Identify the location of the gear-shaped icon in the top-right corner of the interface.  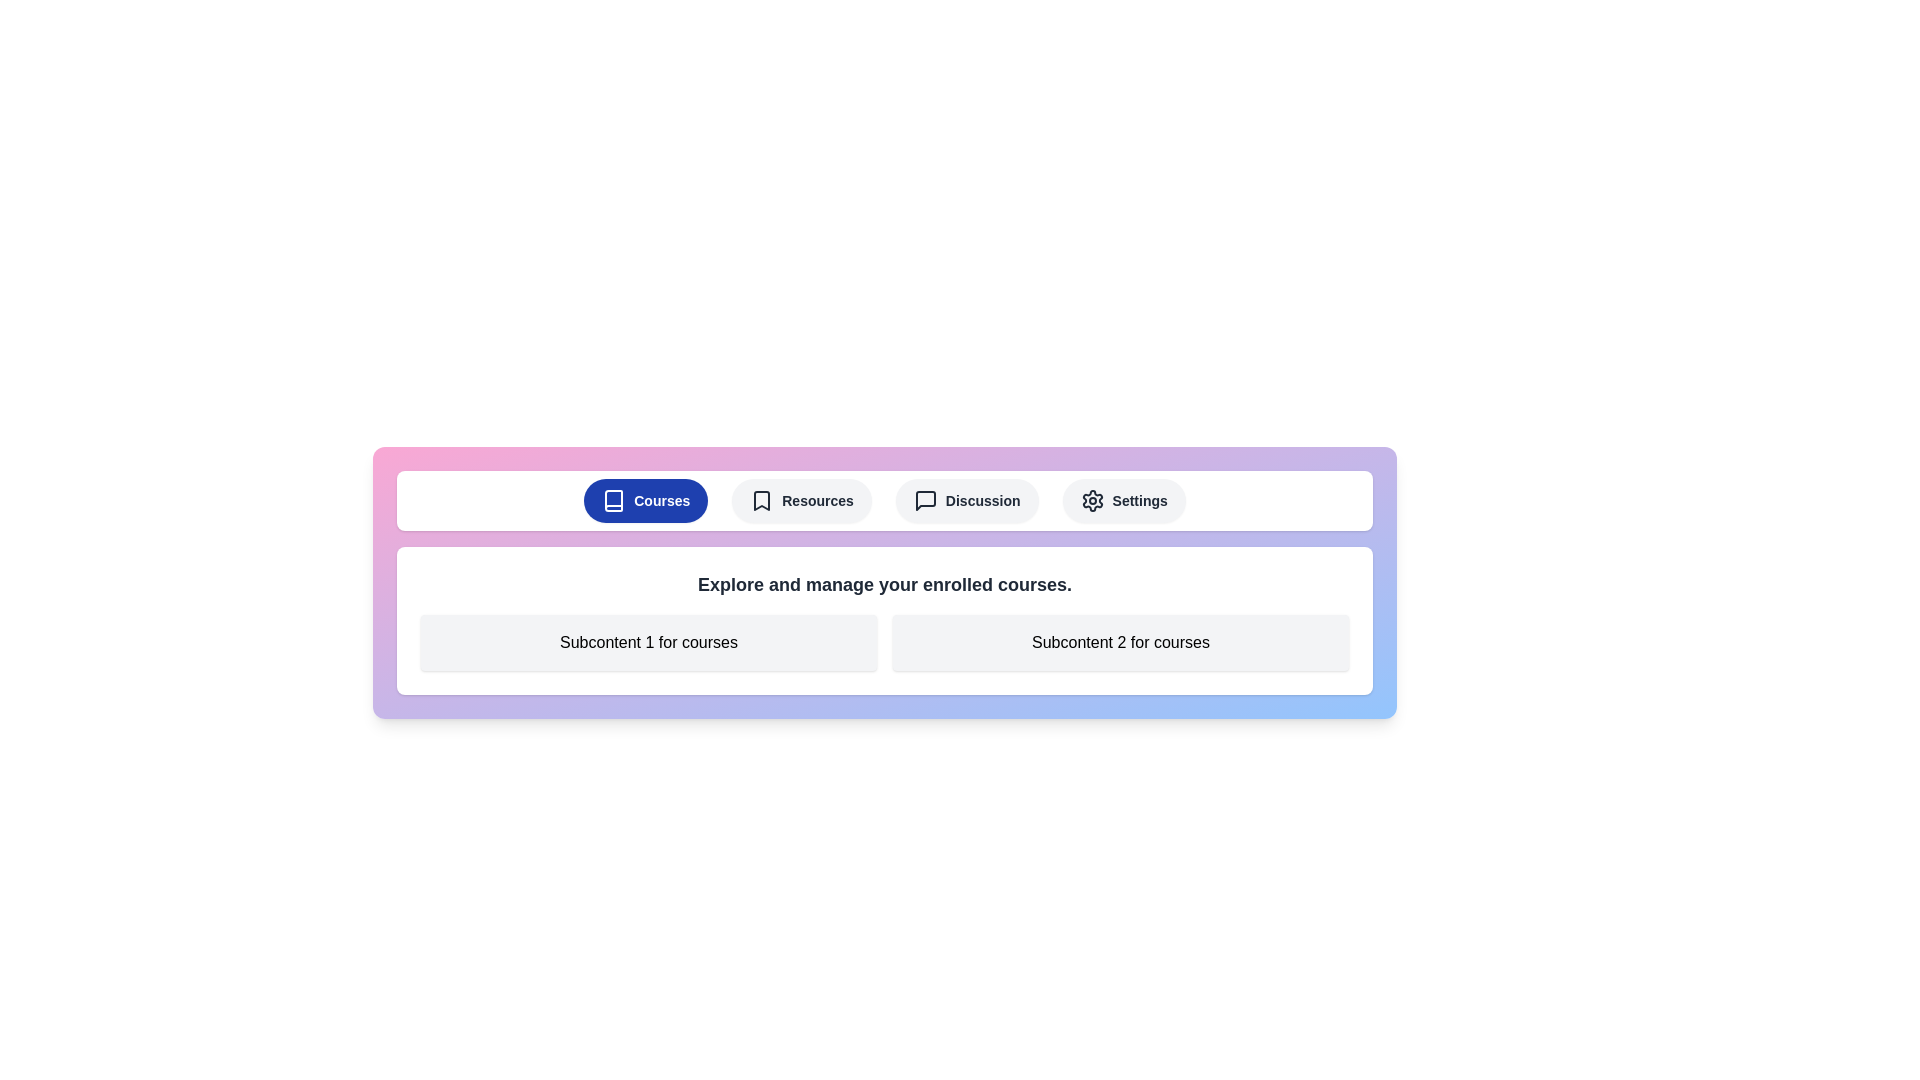
(1091, 500).